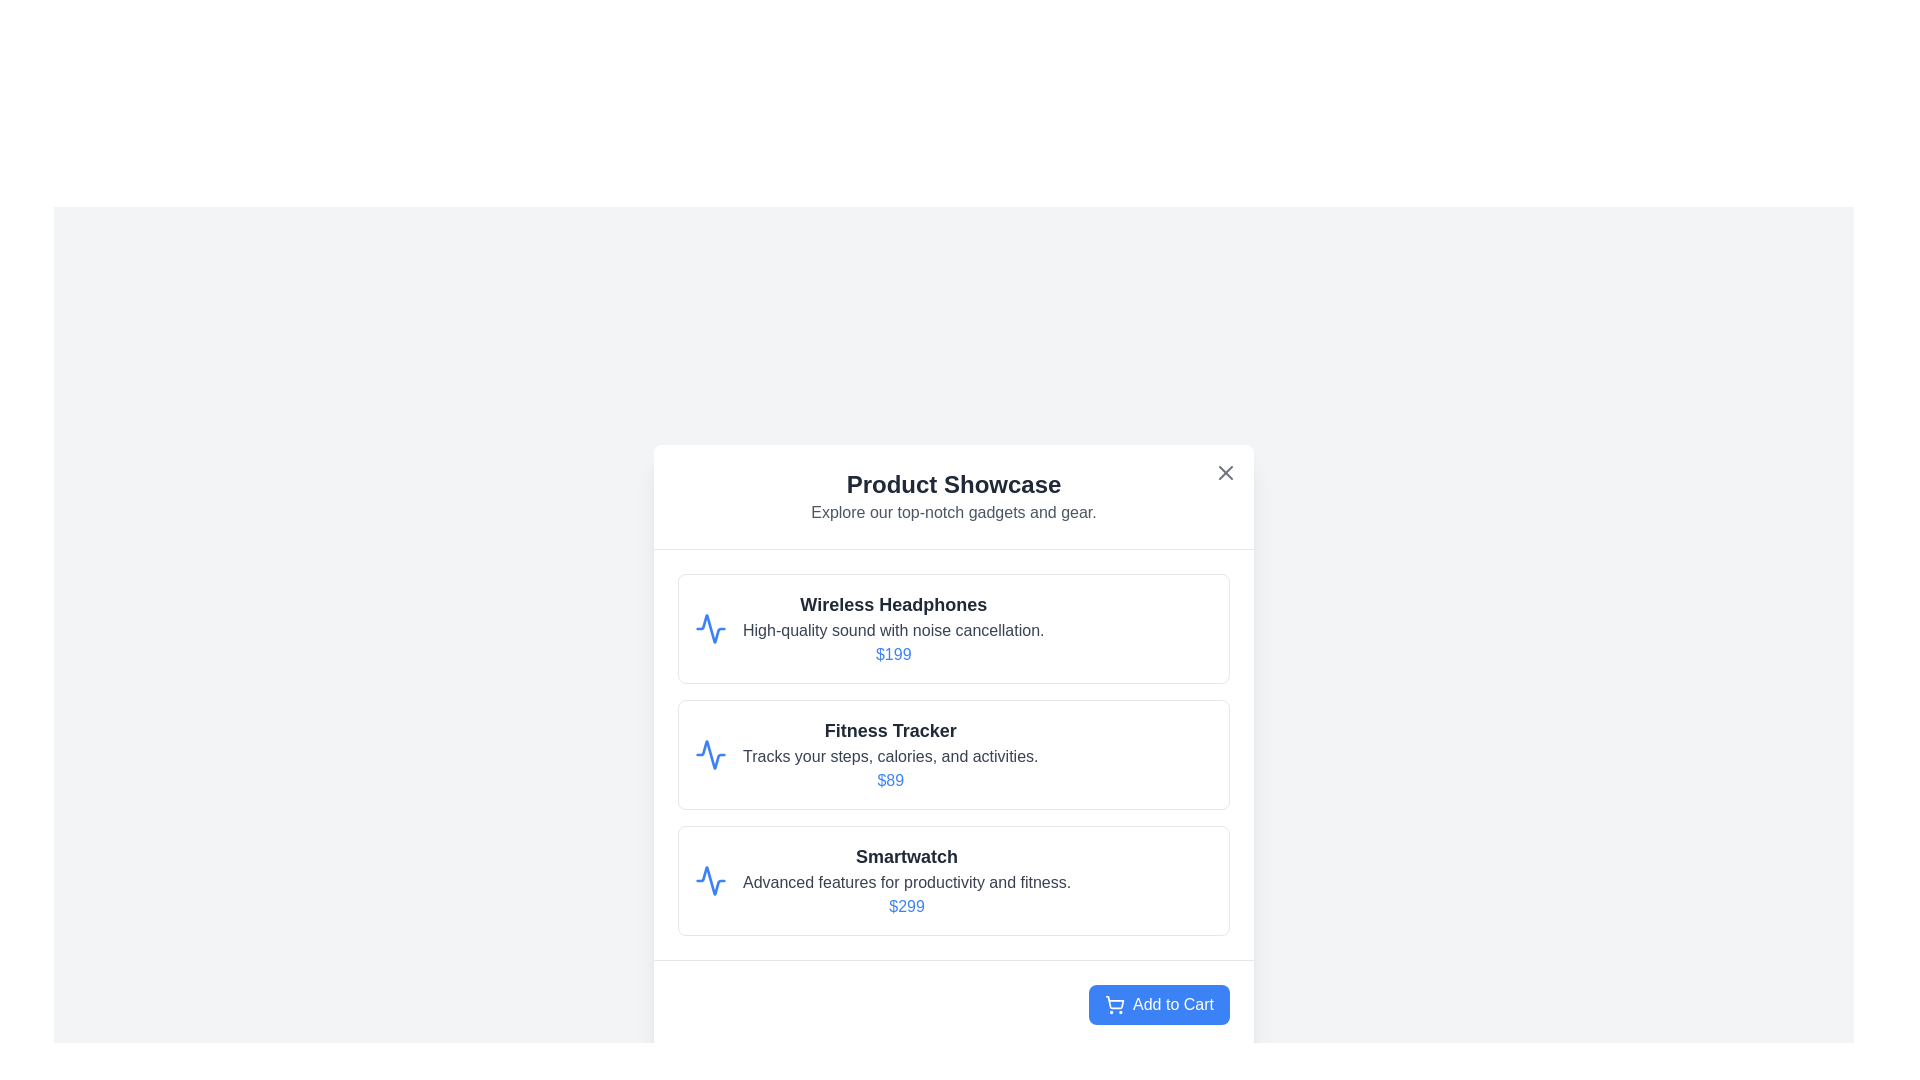  I want to click on the SVG Icon representing the Fitness Tracker product, so click(710, 755).